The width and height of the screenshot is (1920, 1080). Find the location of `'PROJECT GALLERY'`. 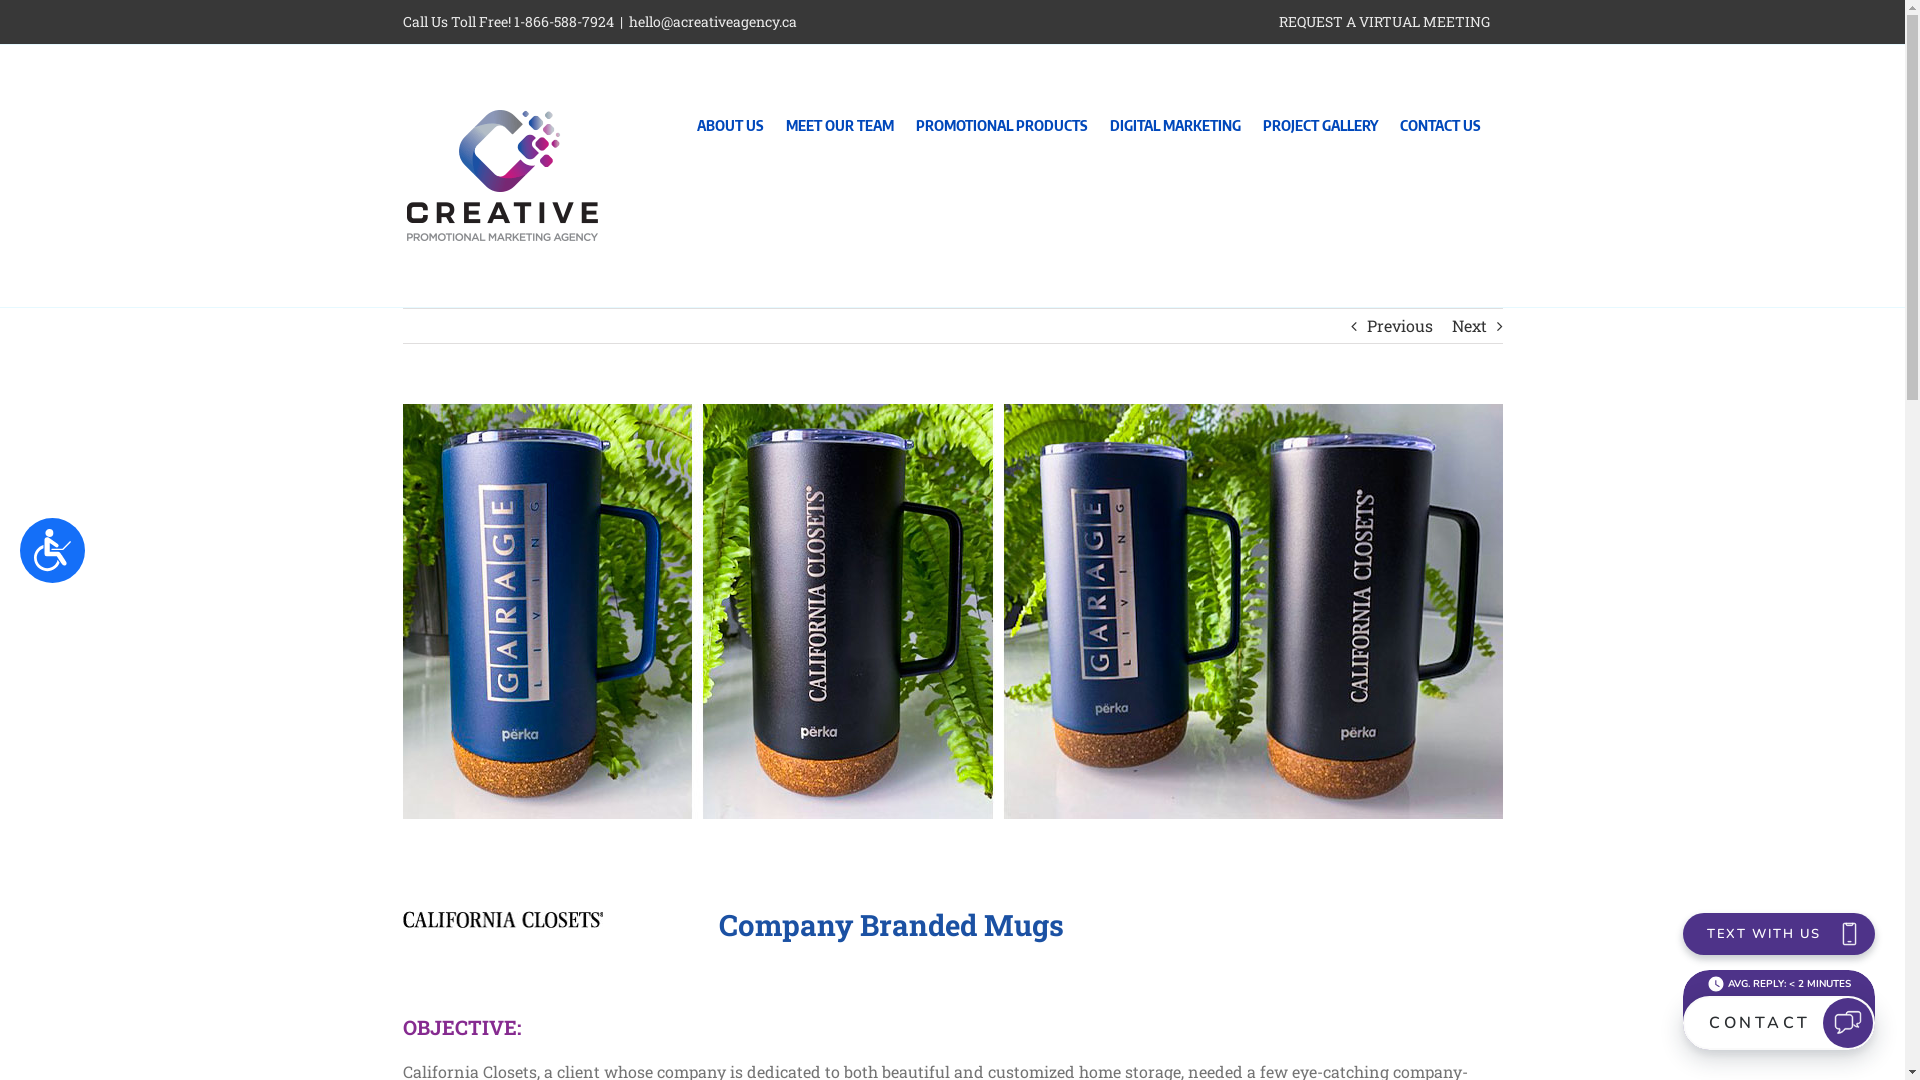

'PROJECT GALLERY' is located at coordinates (1261, 119).